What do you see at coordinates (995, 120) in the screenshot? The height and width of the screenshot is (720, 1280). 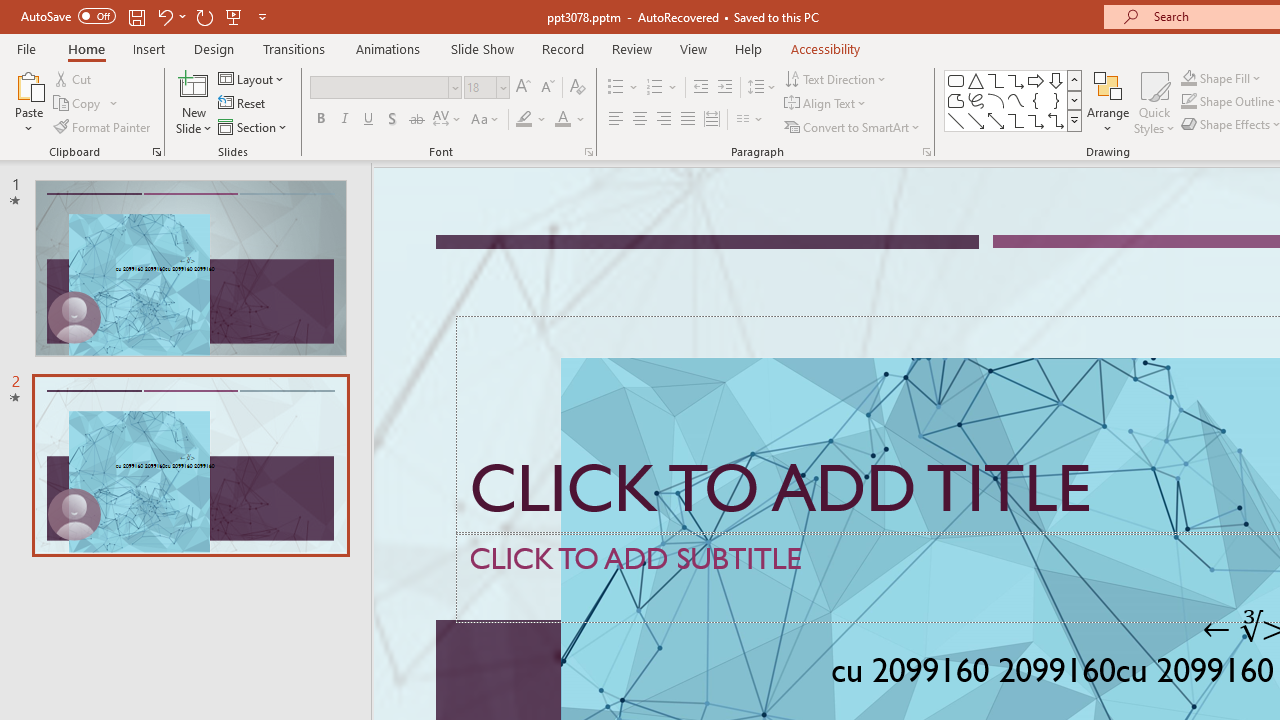 I see `'Line Arrow: Double'` at bounding box center [995, 120].